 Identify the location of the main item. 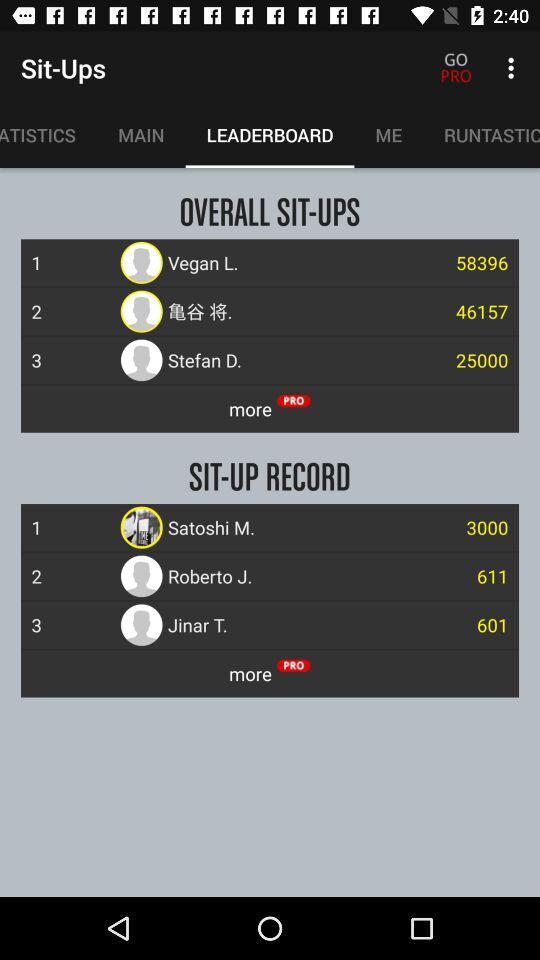
(140, 134).